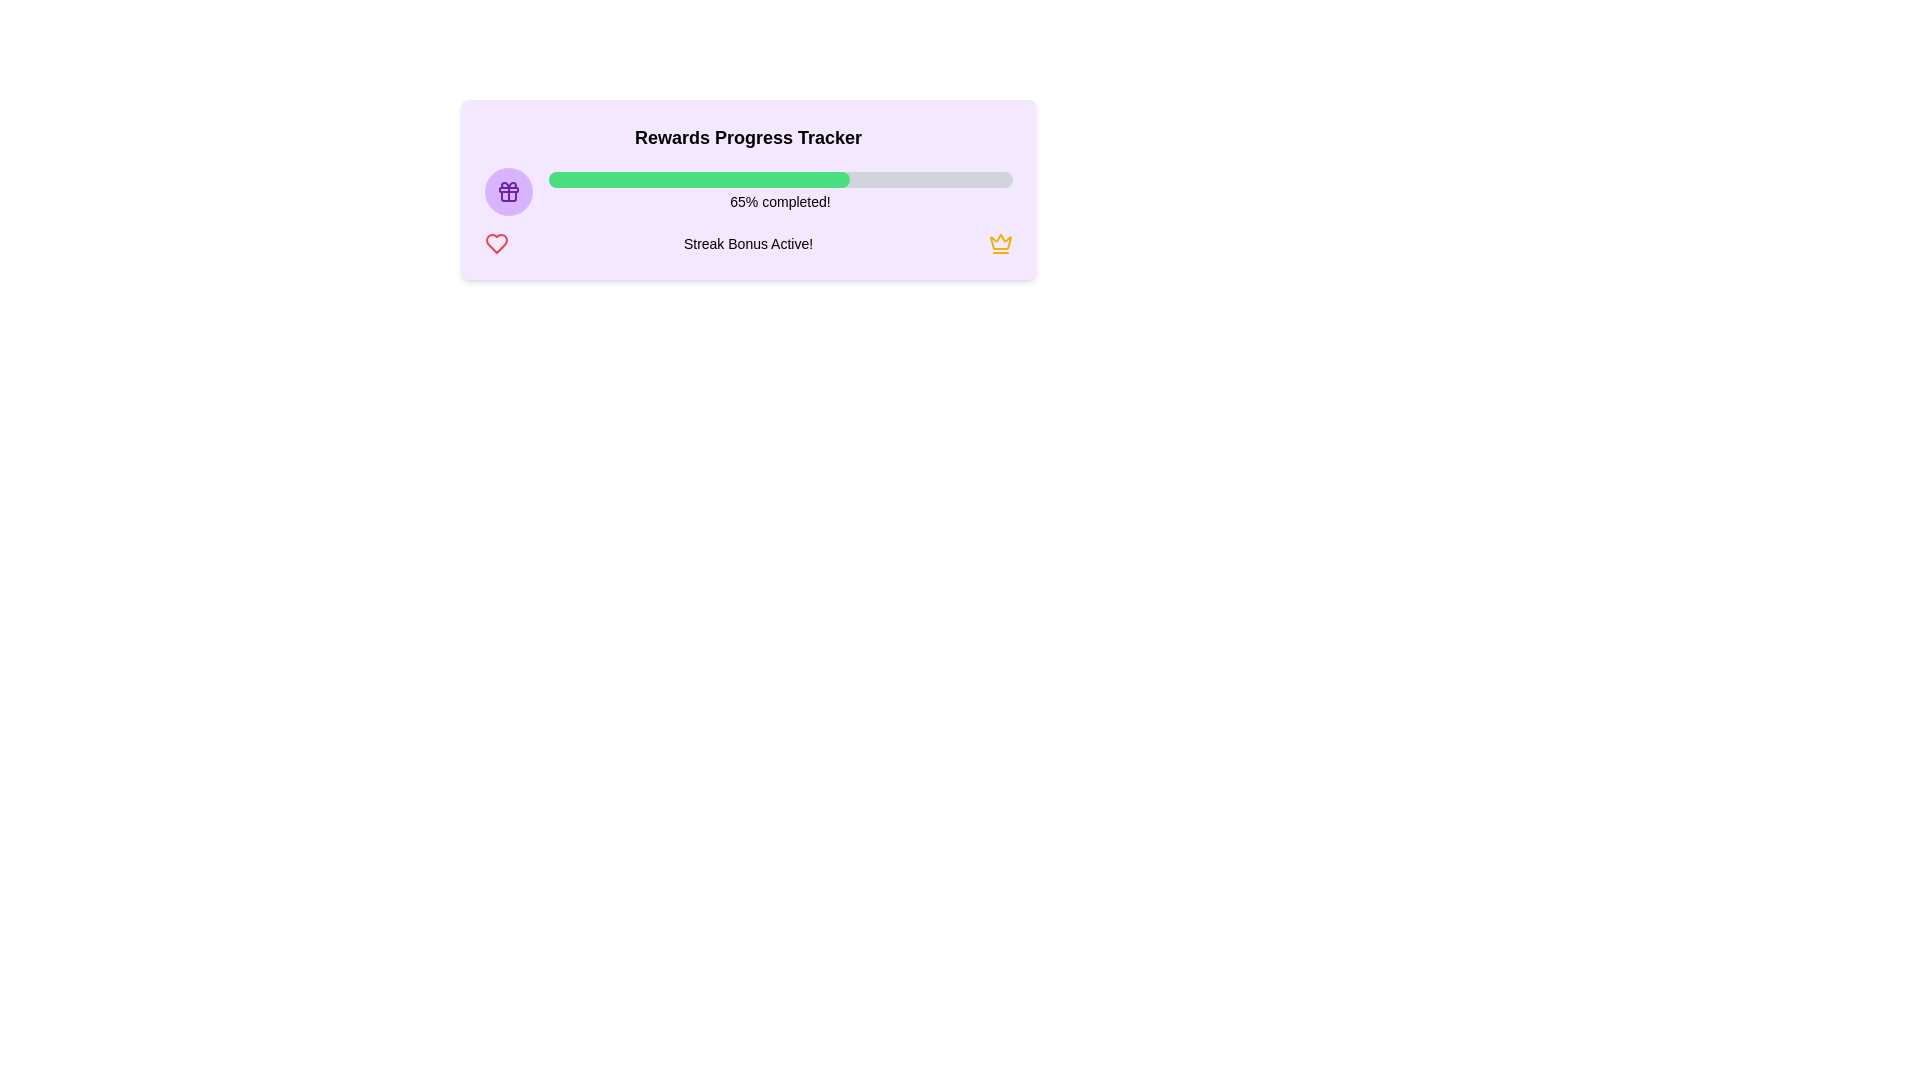 Image resolution: width=1920 pixels, height=1080 pixels. What do you see at coordinates (779, 201) in the screenshot?
I see `static text label displaying '65% completed!' which is positioned below the progress bar and is non-interactive` at bounding box center [779, 201].